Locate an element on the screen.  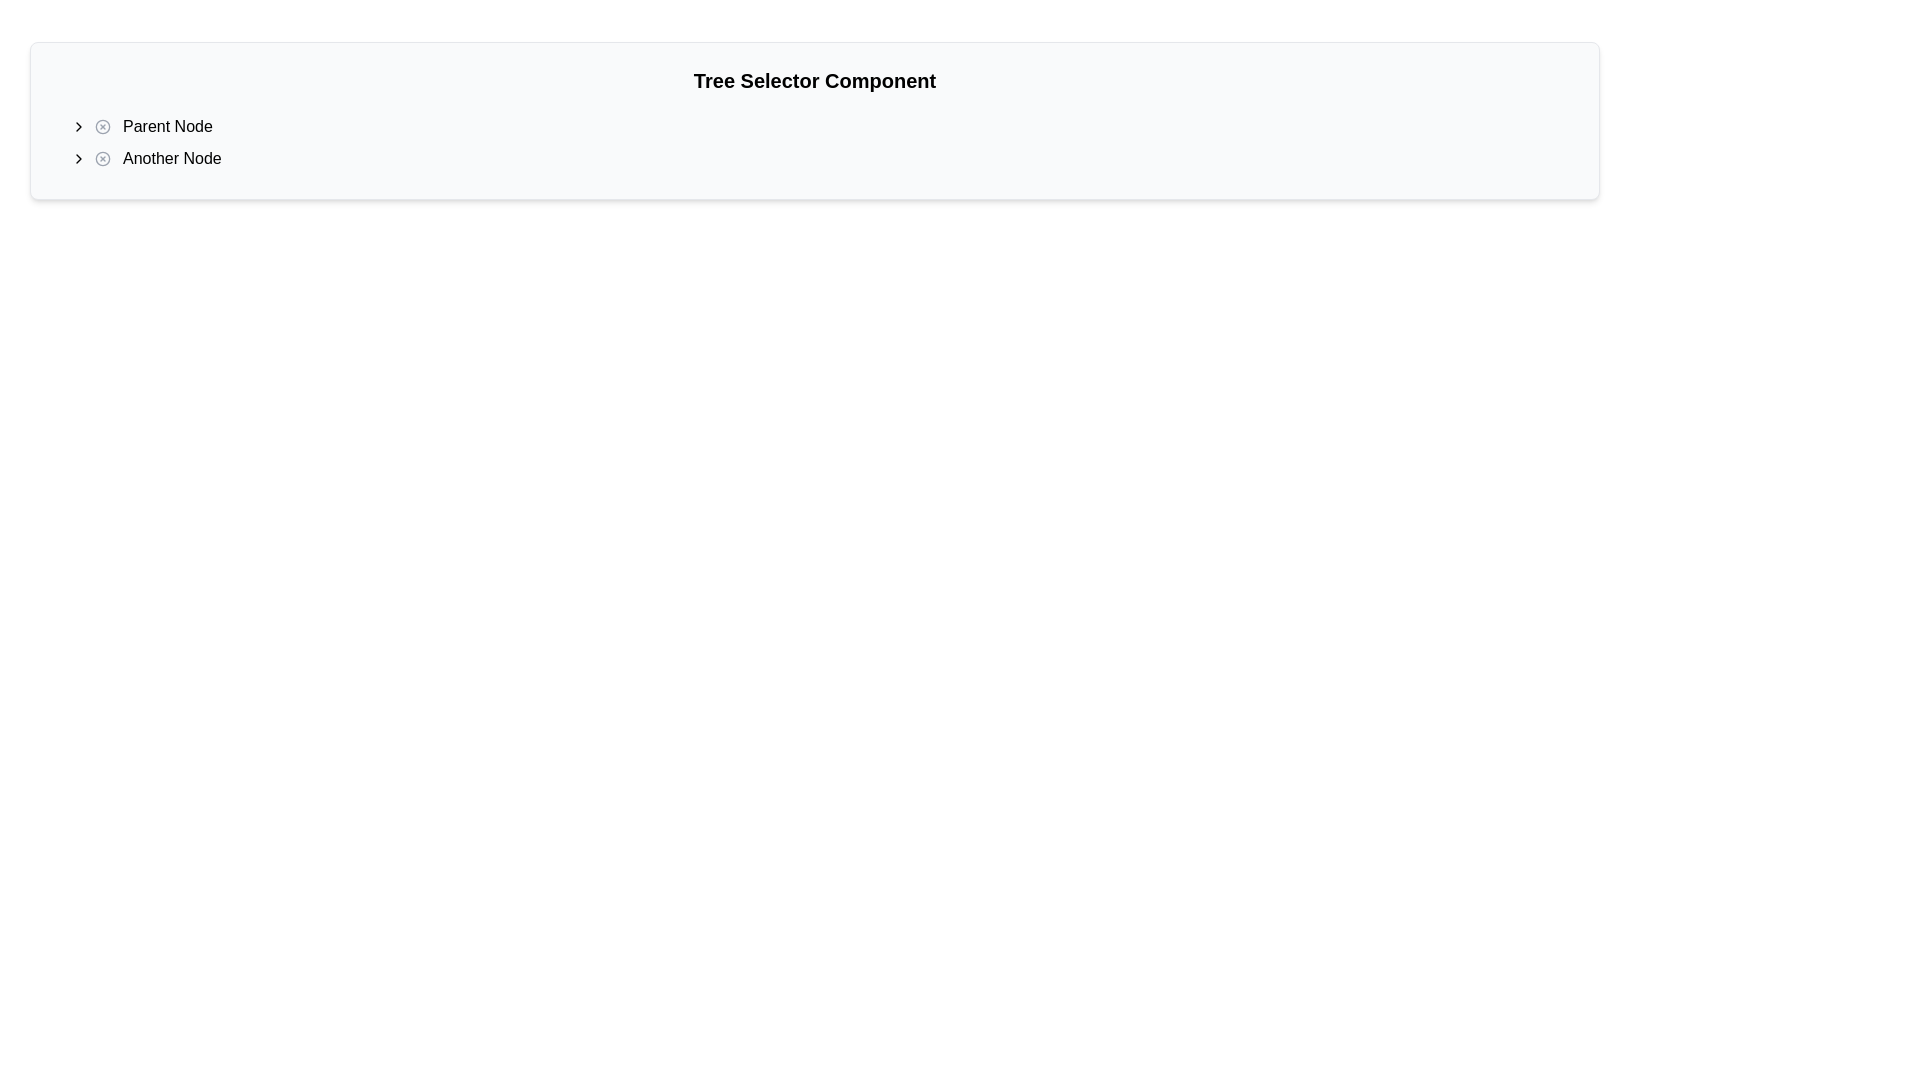
the text label representing a selectable node in the tree structure is located at coordinates (157, 157).